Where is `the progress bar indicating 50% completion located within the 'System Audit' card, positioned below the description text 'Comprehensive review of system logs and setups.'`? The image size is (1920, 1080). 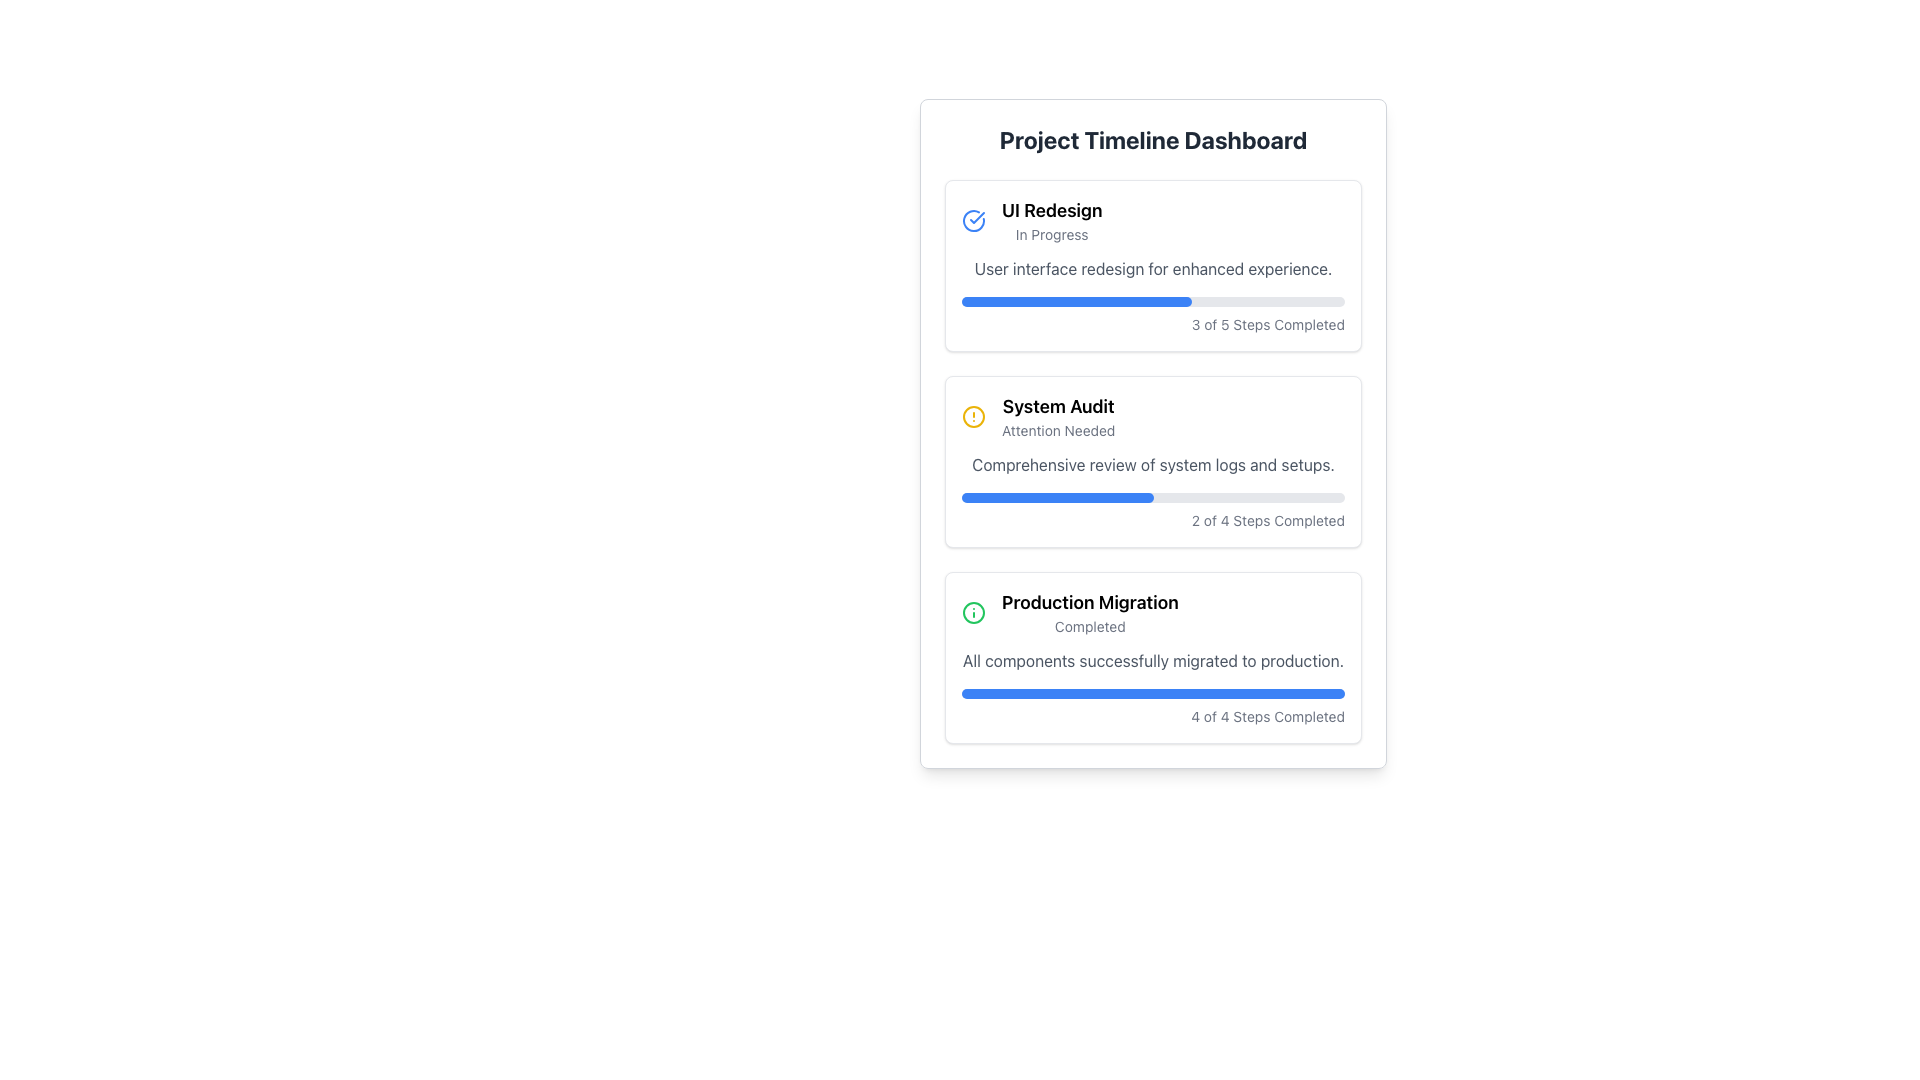
the progress bar indicating 50% completion located within the 'System Audit' card, positioned below the description text 'Comprehensive review of system logs and setups.' is located at coordinates (1153, 496).